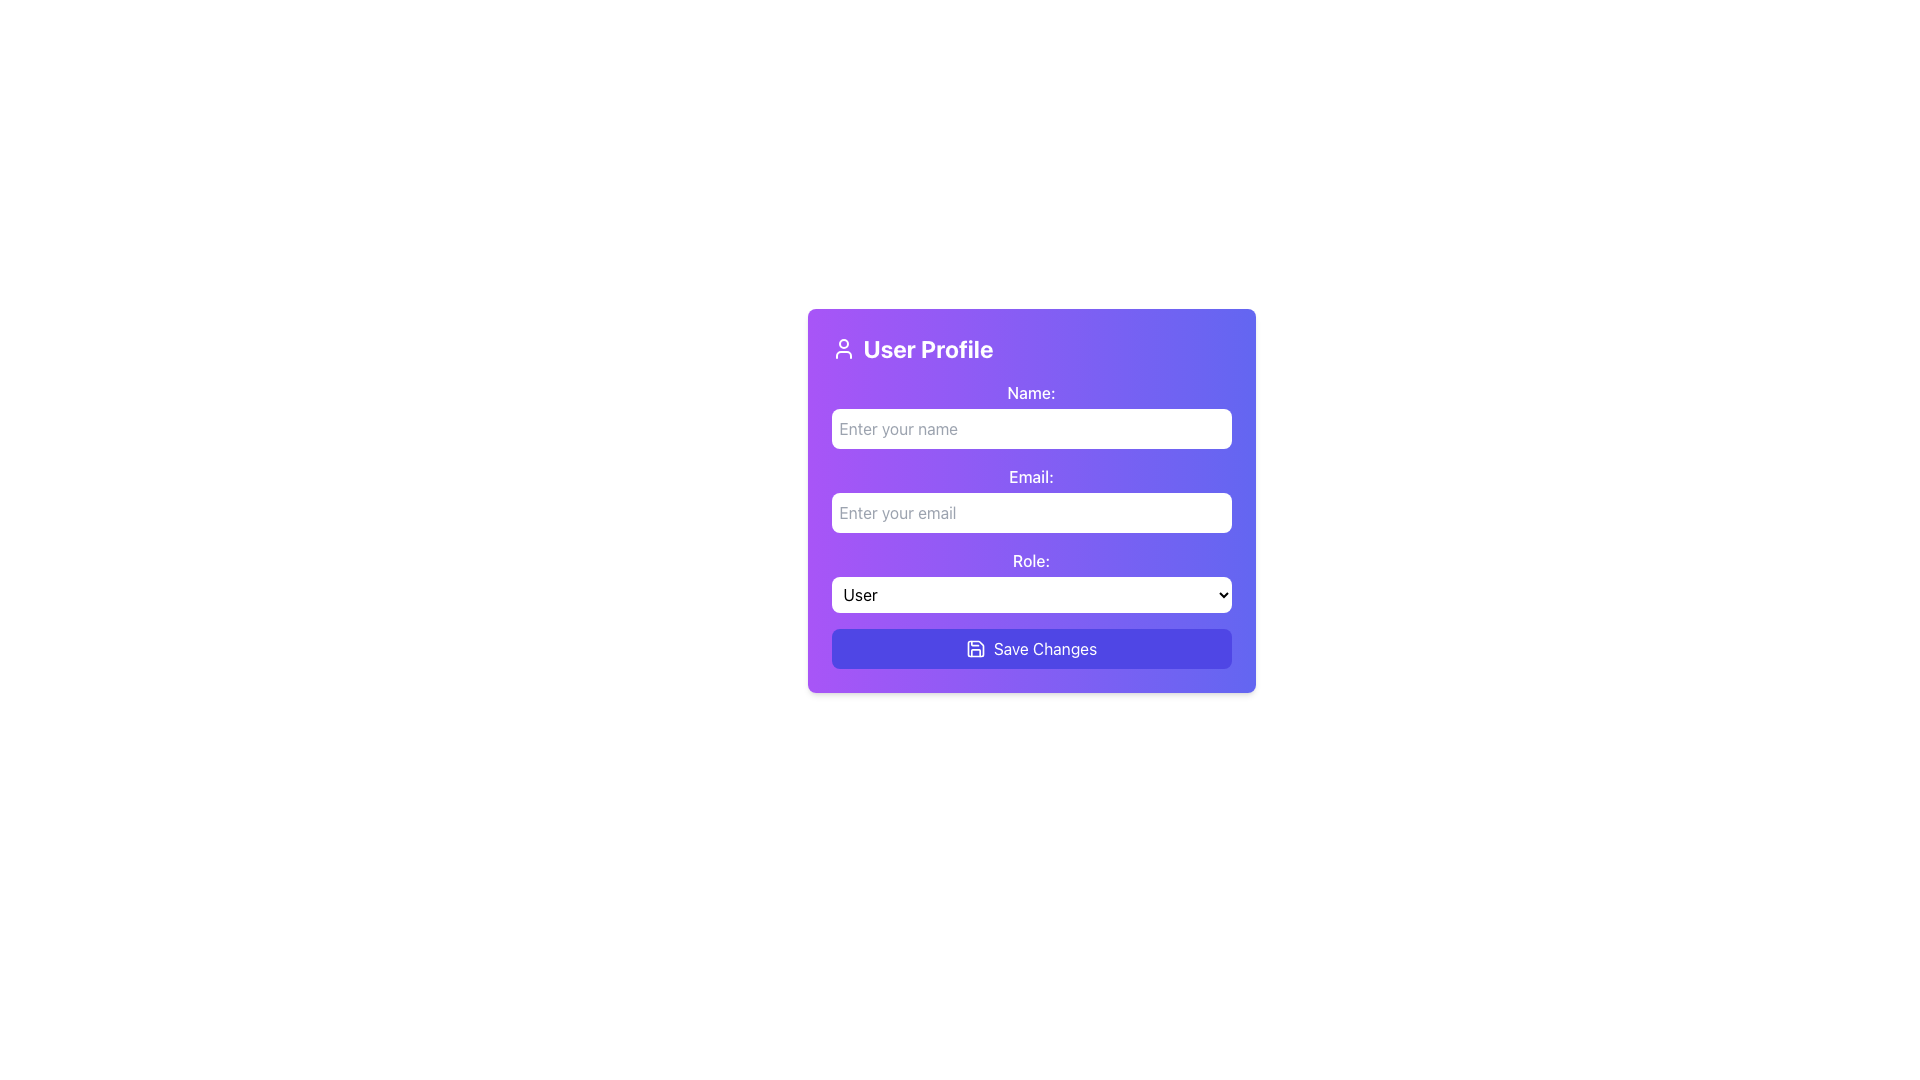  What do you see at coordinates (843, 347) in the screenshot?
I see `the user profile icon located in the top-left corner of the purple card interface, which is positioned left of the text 'User Profile'` at bounding box center [843, 347].